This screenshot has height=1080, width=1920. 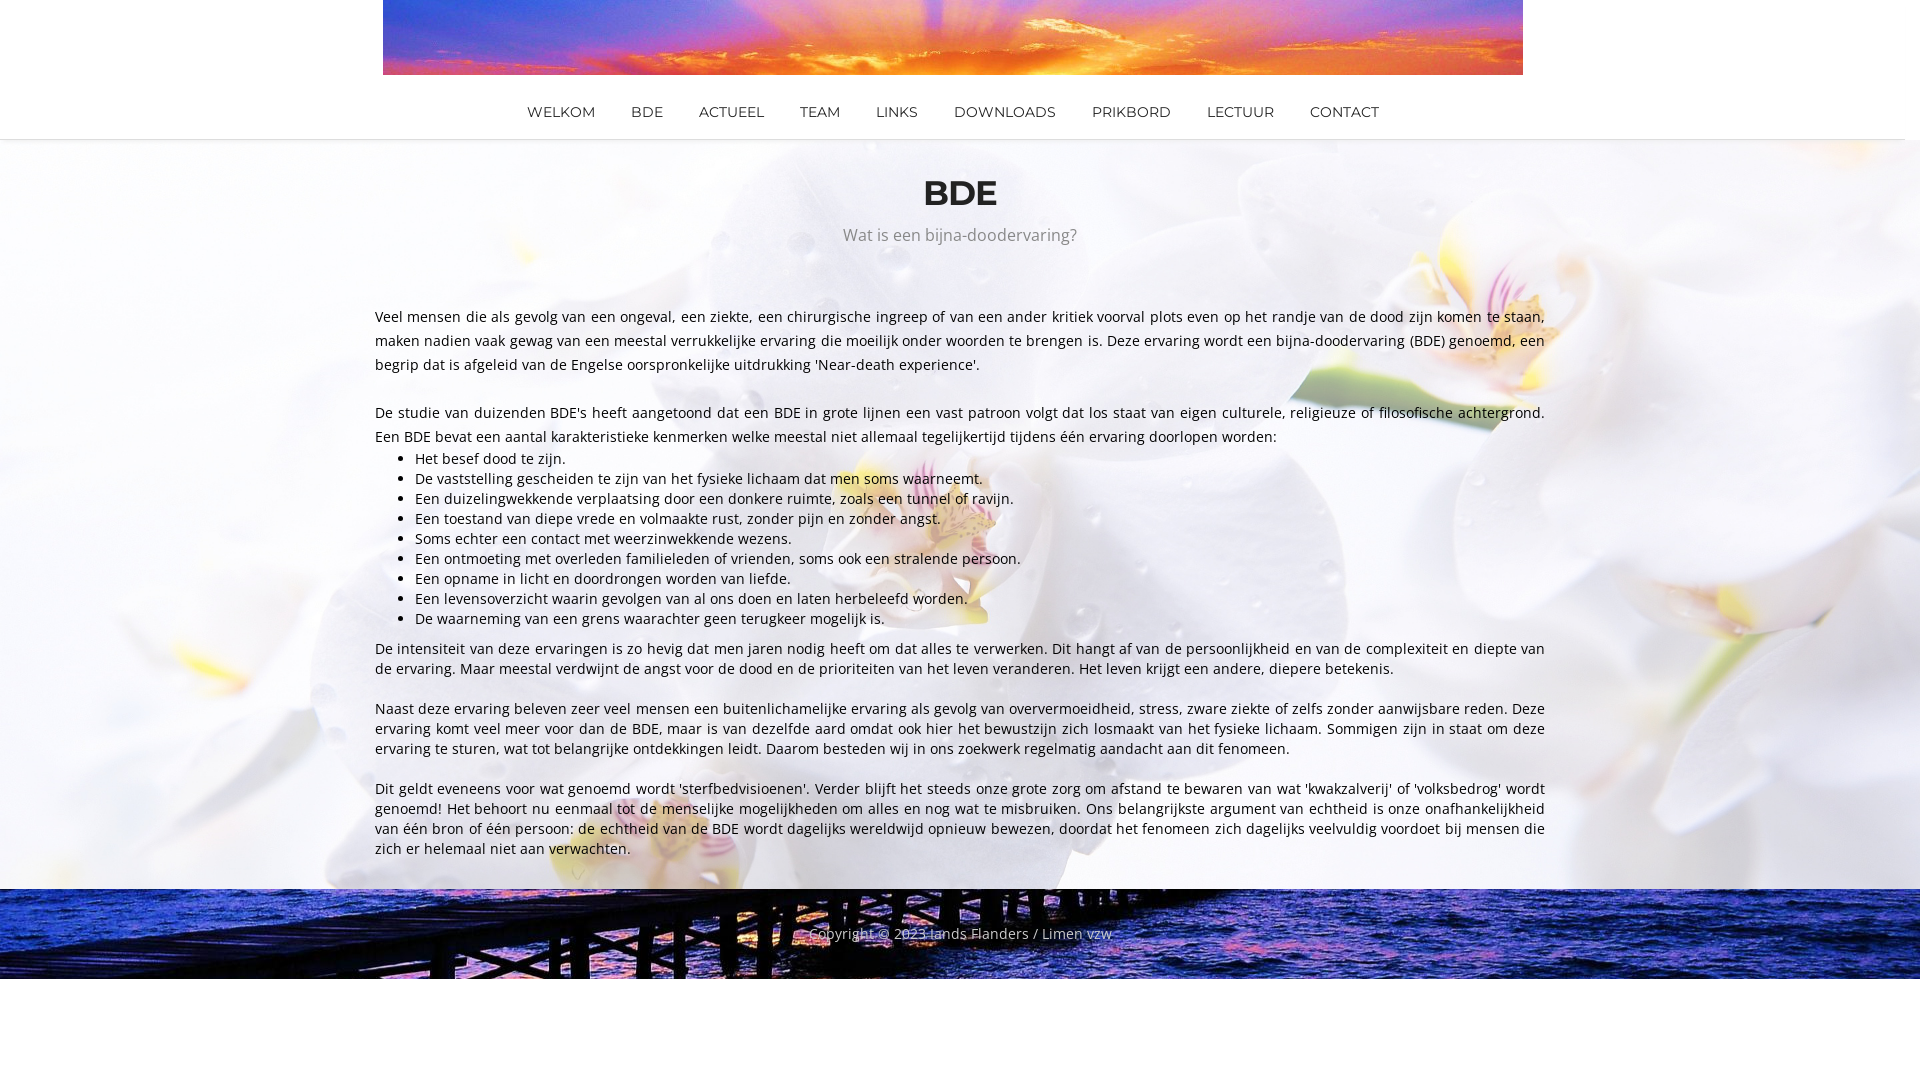 What do you see at coordinates (1004, 111) in the screenshot?
I see `'DOWNLOADS'` at bounding box center [1004, 111].